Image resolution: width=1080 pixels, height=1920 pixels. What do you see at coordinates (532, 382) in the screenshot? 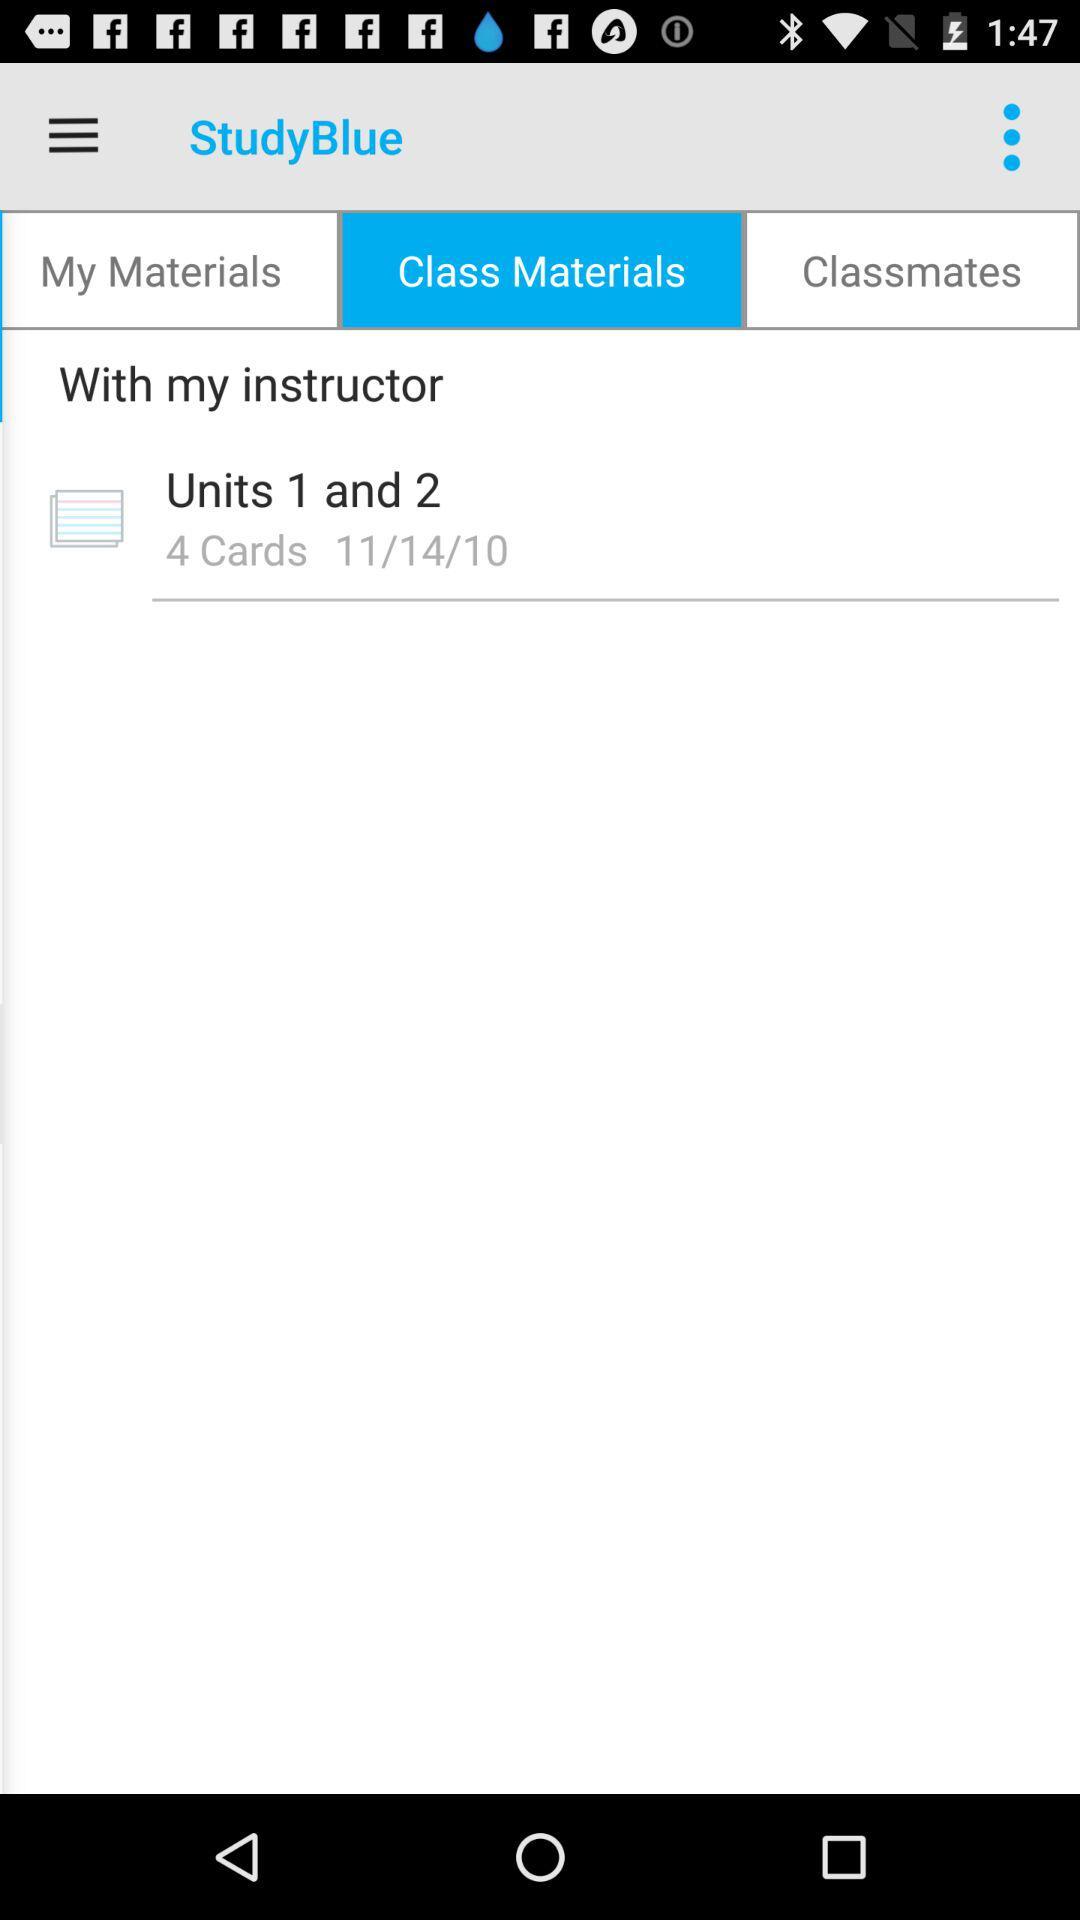
I see `icon above the units 1 and` at bounding box center [532, 382].